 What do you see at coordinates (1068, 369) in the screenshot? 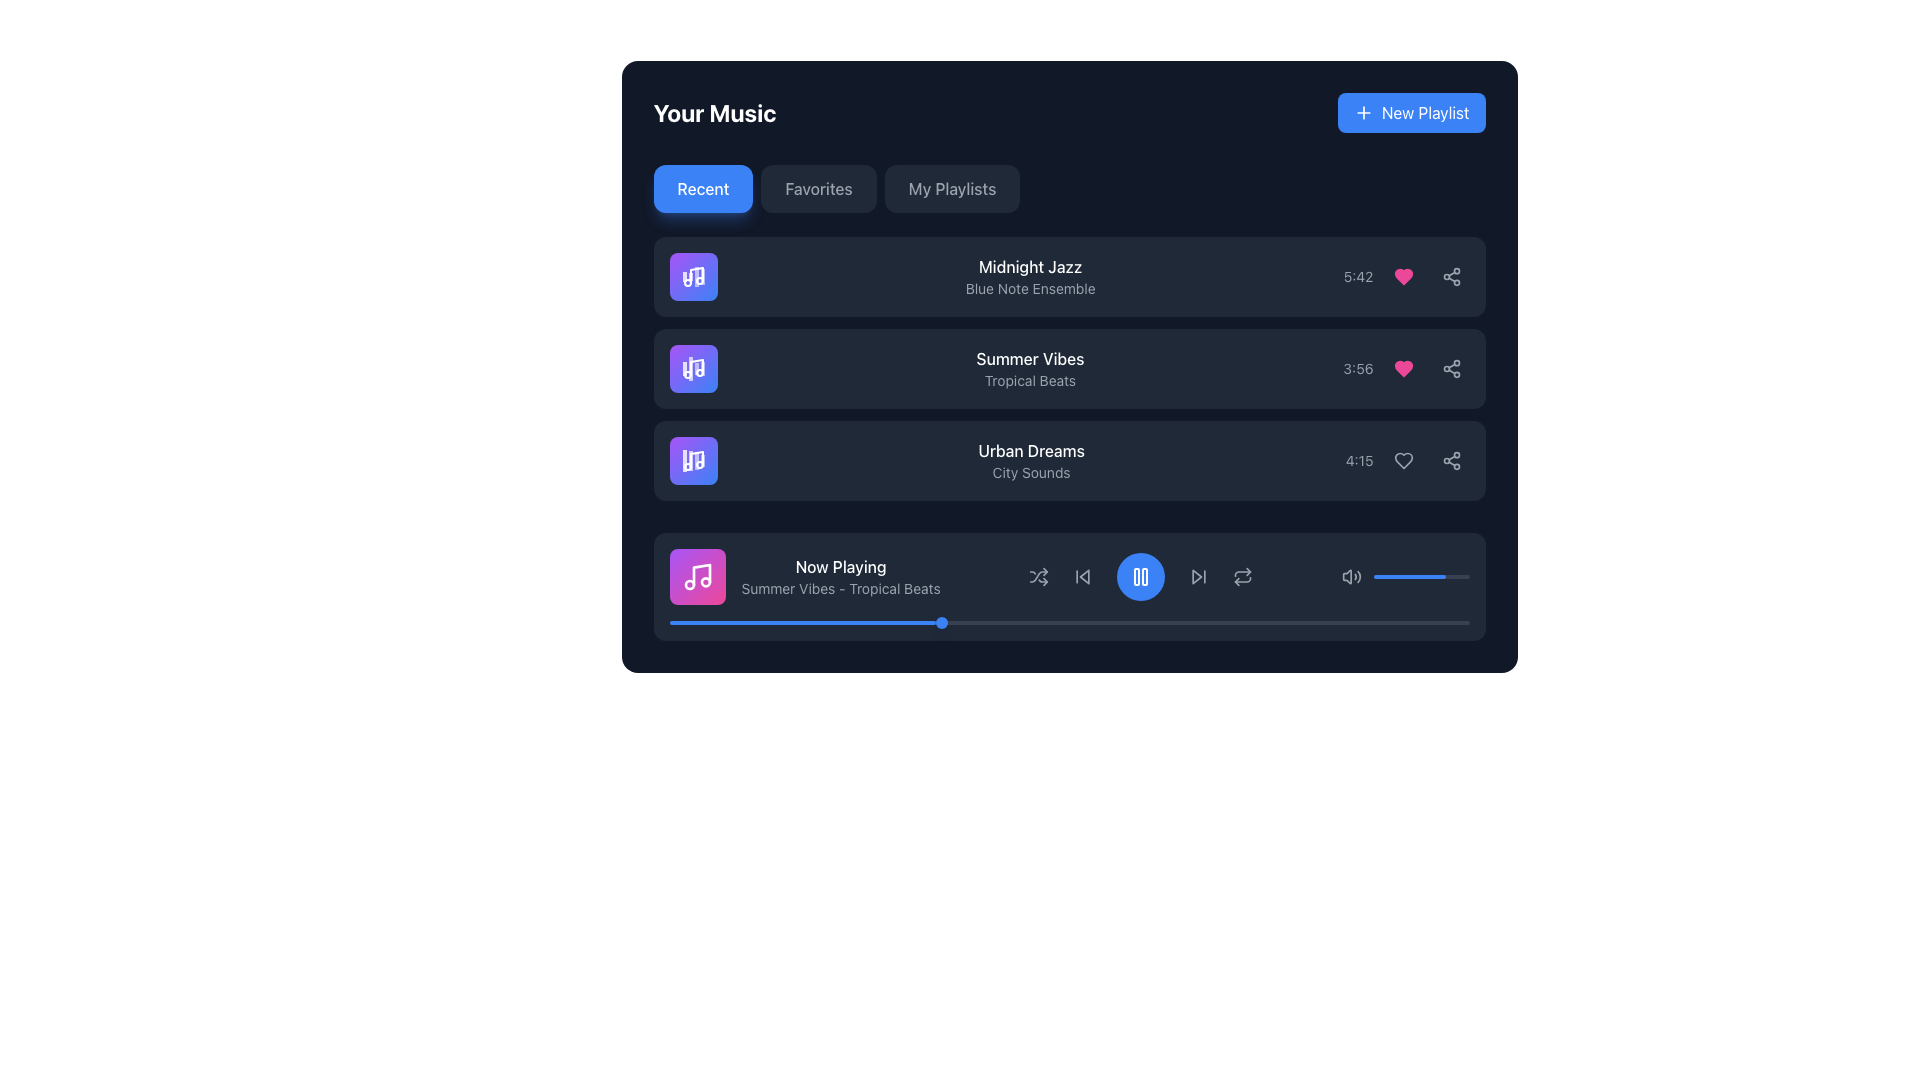
I see `the song entry 'Summer Vibes'` at bounding box center [1068, 369].